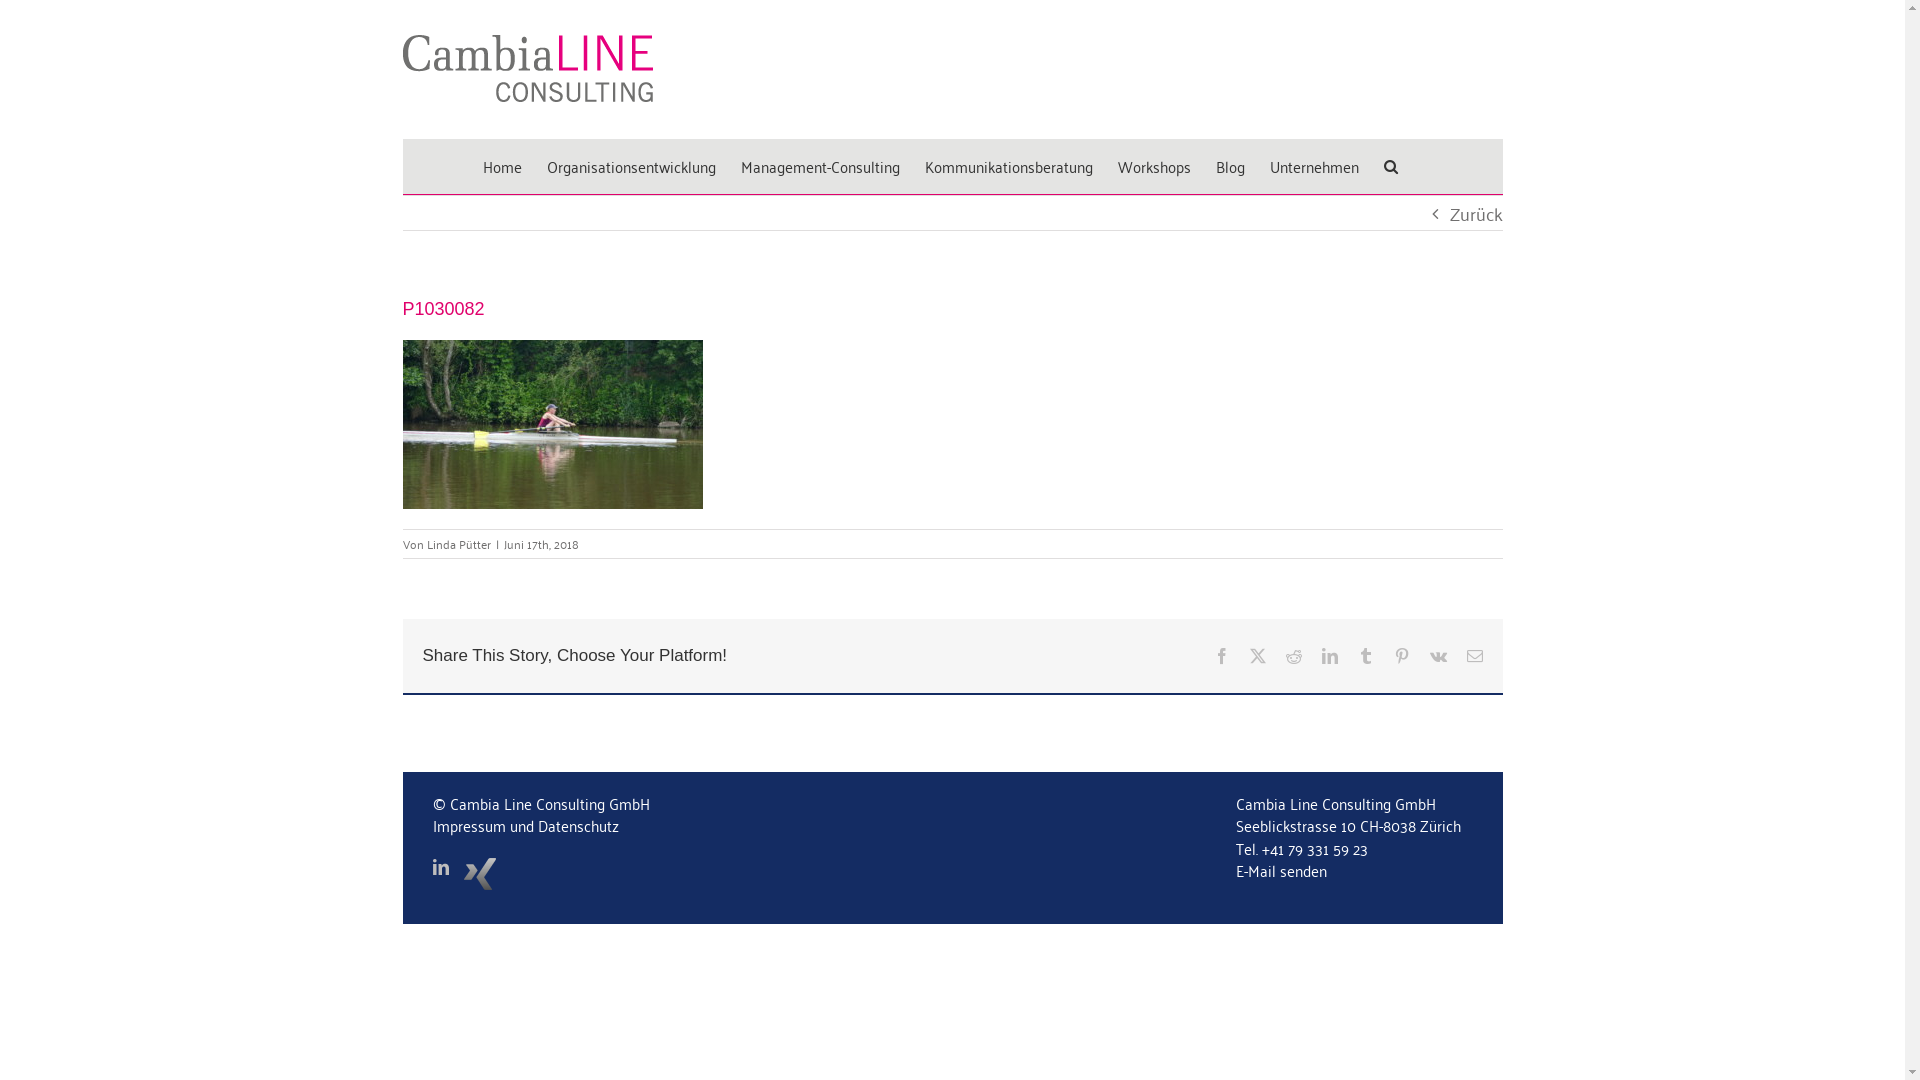  I want to click on 'E-Mail', so click(1473, 655).